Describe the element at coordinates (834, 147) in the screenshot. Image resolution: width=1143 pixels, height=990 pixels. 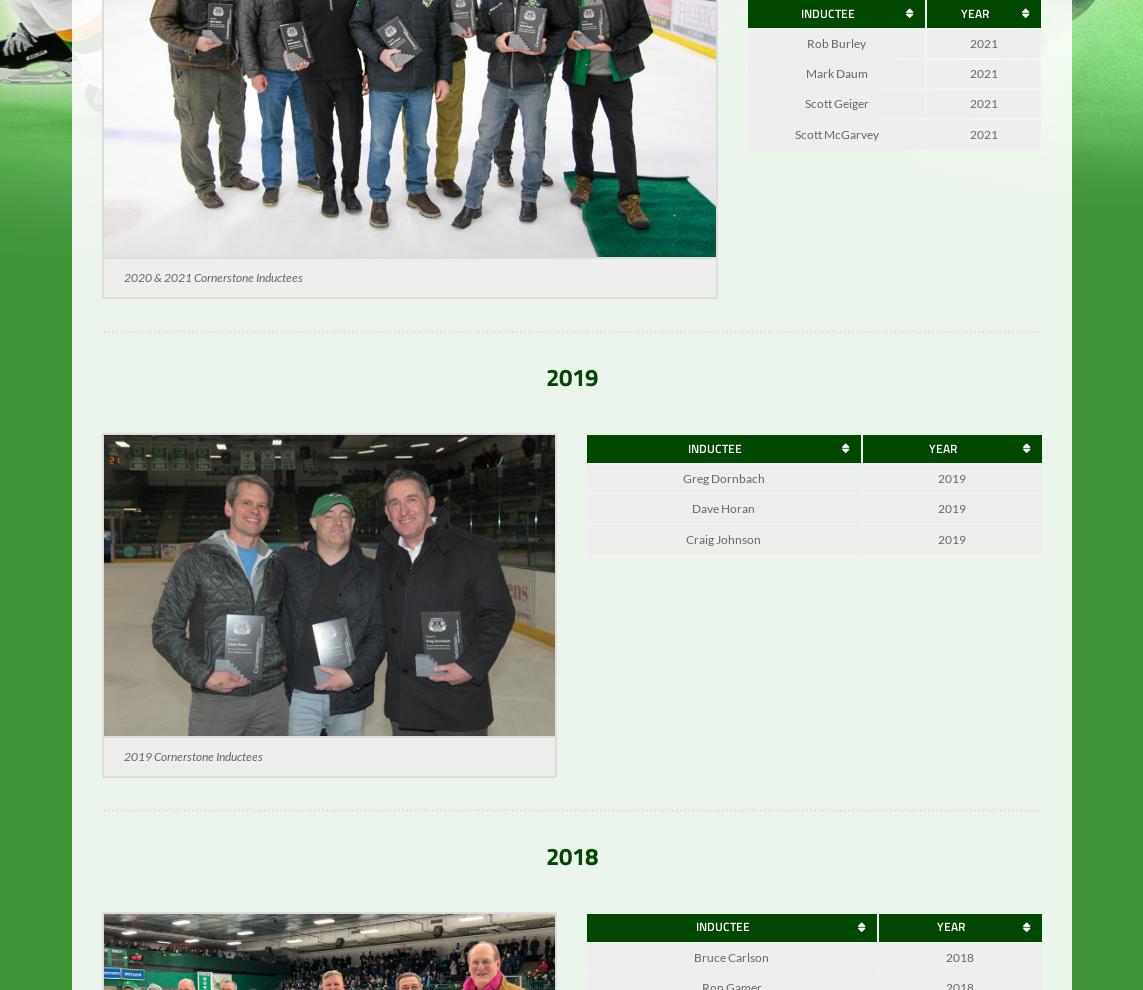
I see `'Scott McGarvey'` at that location.